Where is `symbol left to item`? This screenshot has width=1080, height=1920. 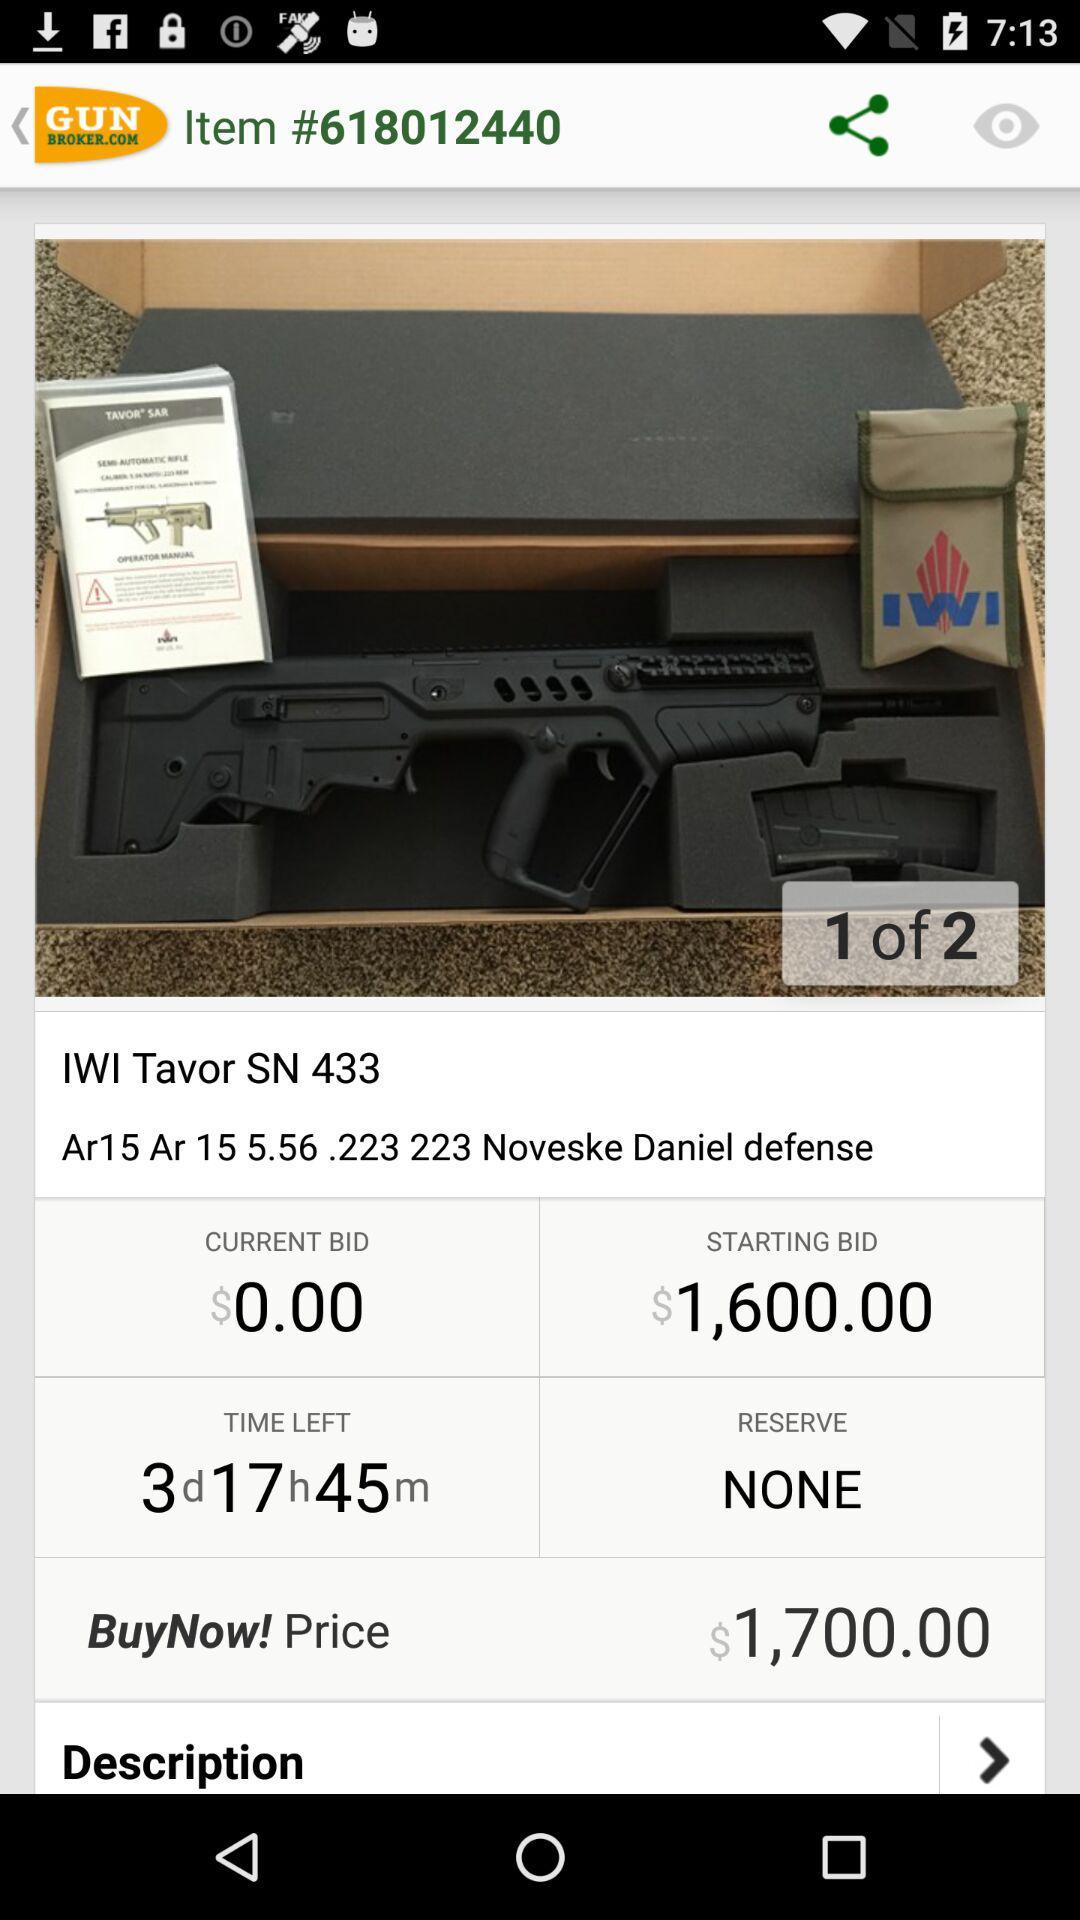 symbol left to item is located at coordinates (102, 124).